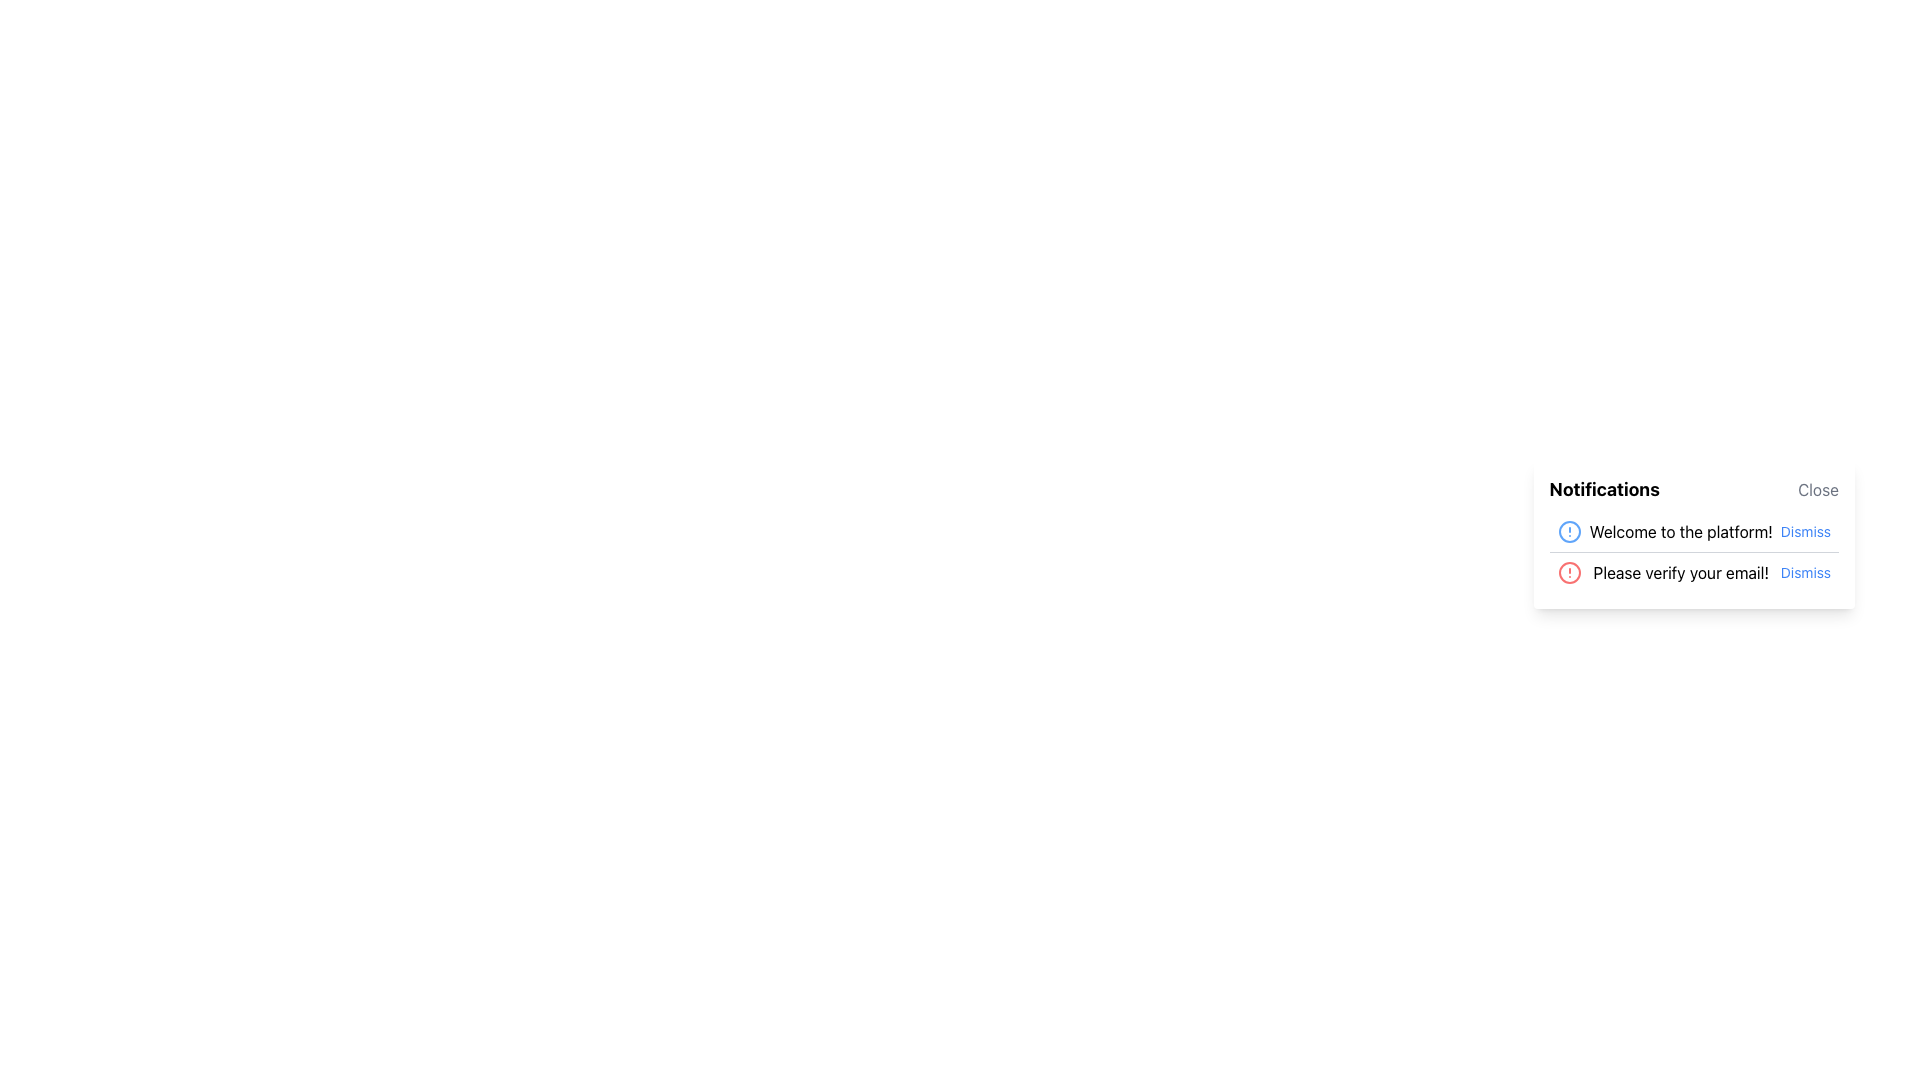 This screenshot has height=1080, width=1920. I want to click on the blue-bordered circular element with a red fill located in the first notification item of the right-hand notification panel, so click(1568, 531).